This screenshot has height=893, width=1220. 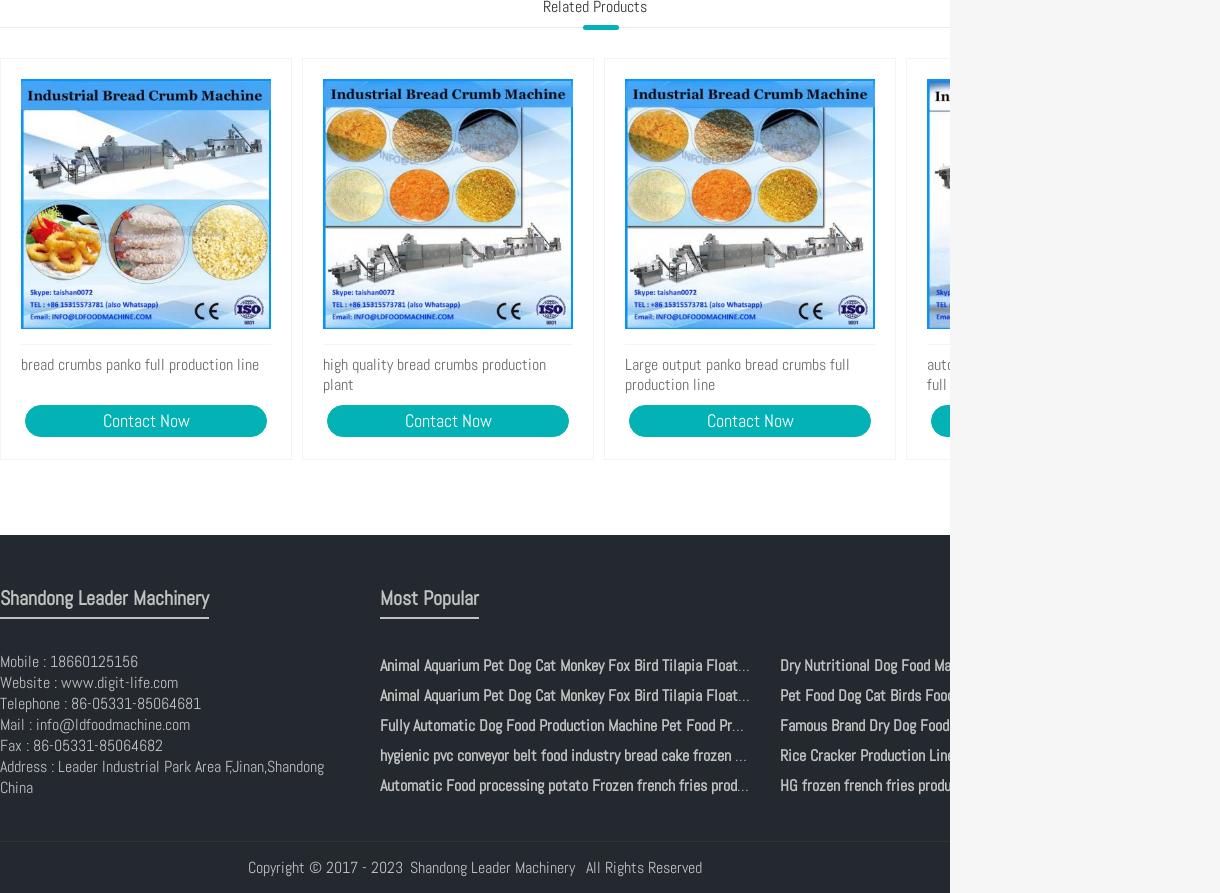 I want to click on 'Address : Leader Industrial Park Area F,Jinan,Shandong China', so click(x=161, y=775).